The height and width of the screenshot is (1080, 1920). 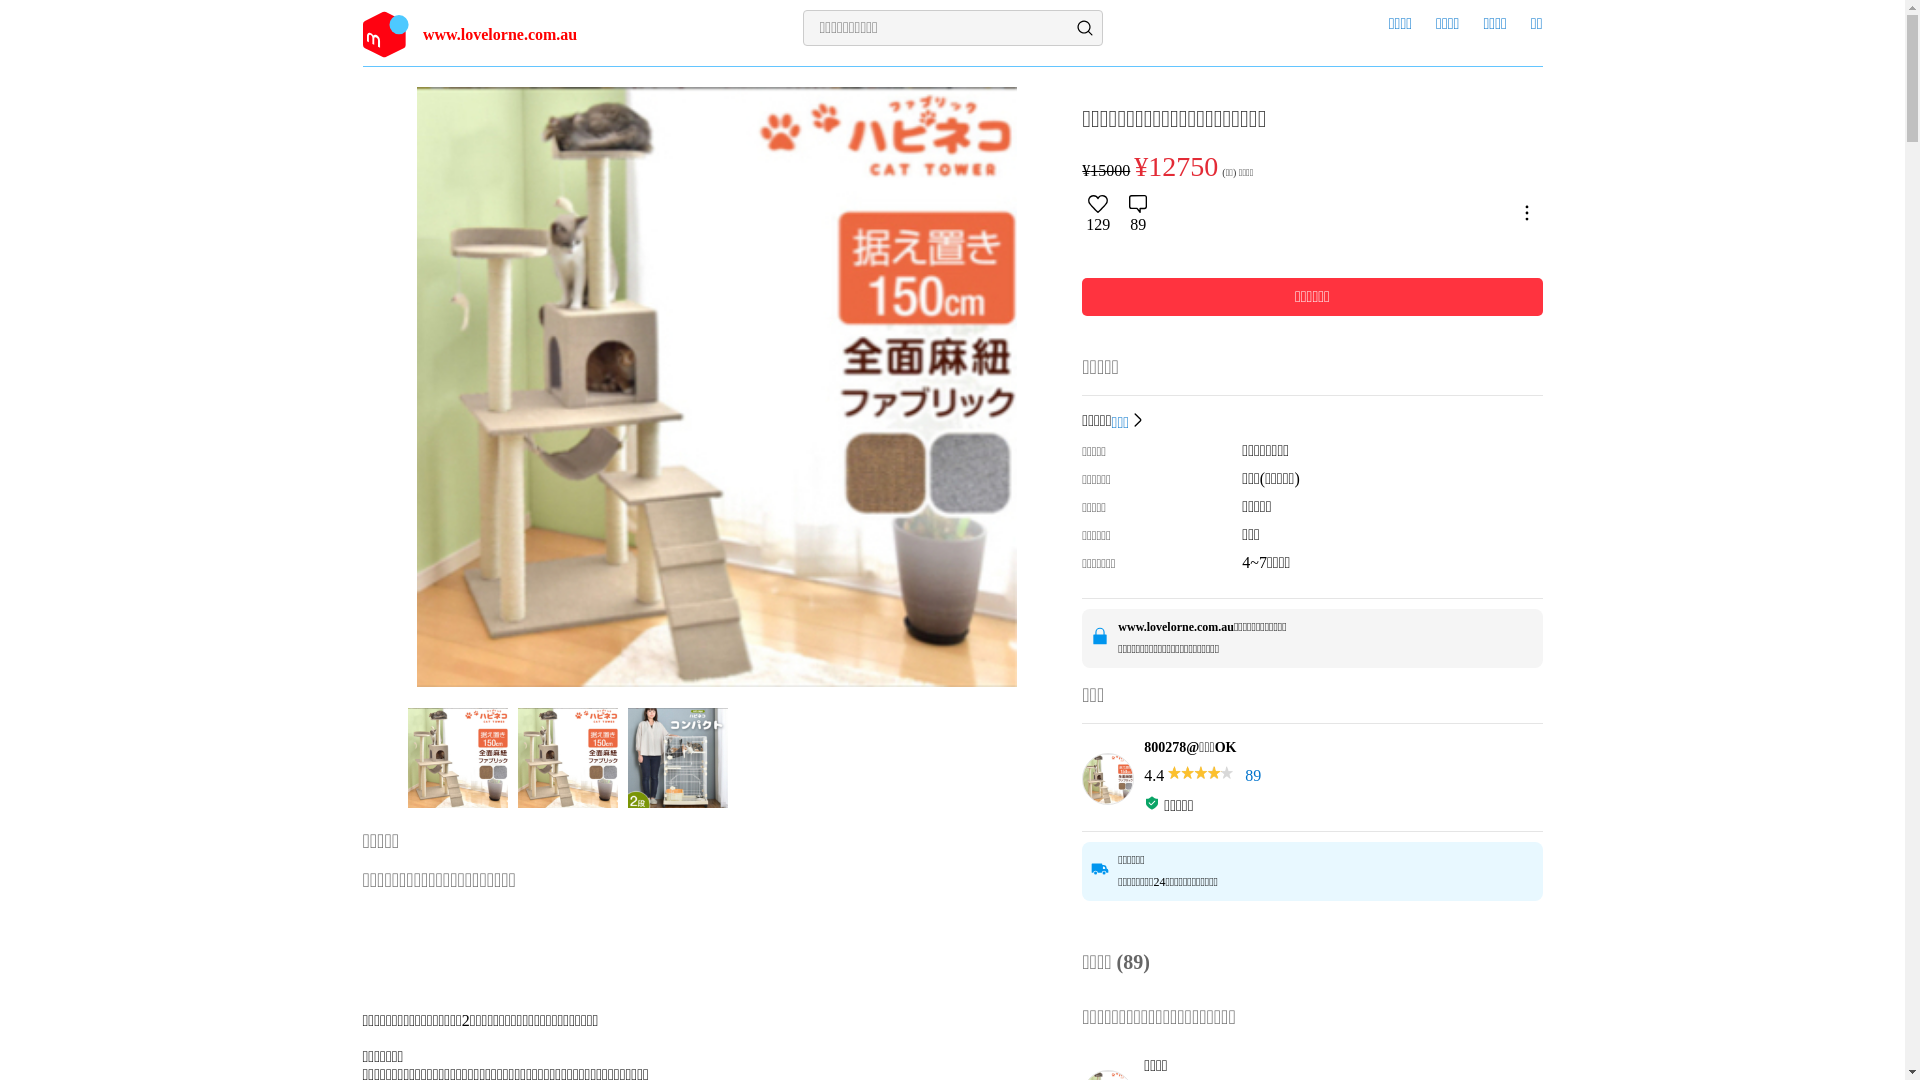 I want to click on 'www.lovelorne.com.au', so click(x=512, y=34).